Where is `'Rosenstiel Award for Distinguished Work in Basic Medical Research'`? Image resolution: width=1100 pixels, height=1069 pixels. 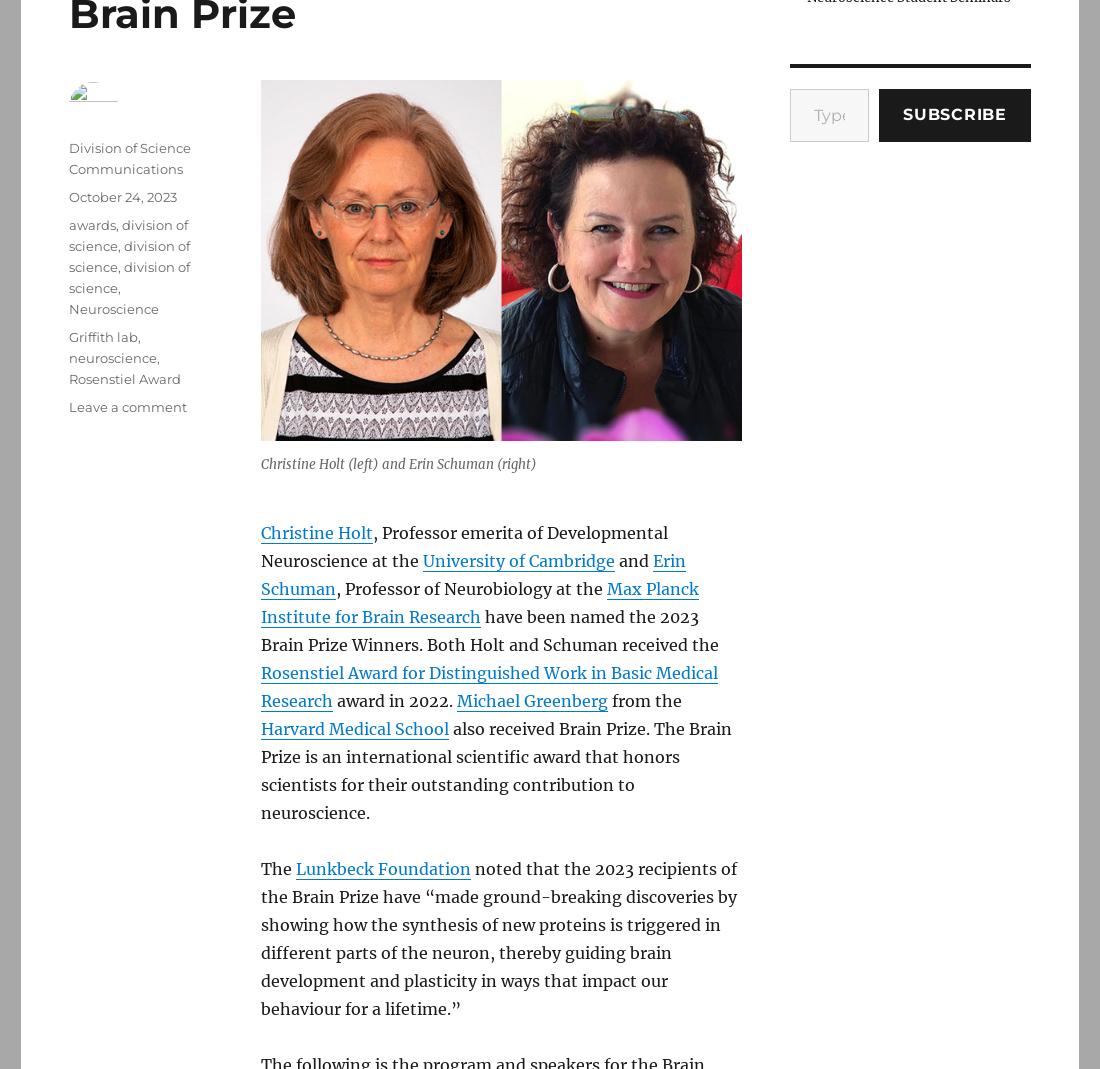 'Rosenstiel Award for Distinguished Work in Basic Medical Research' is located at coordinates (489, 686).